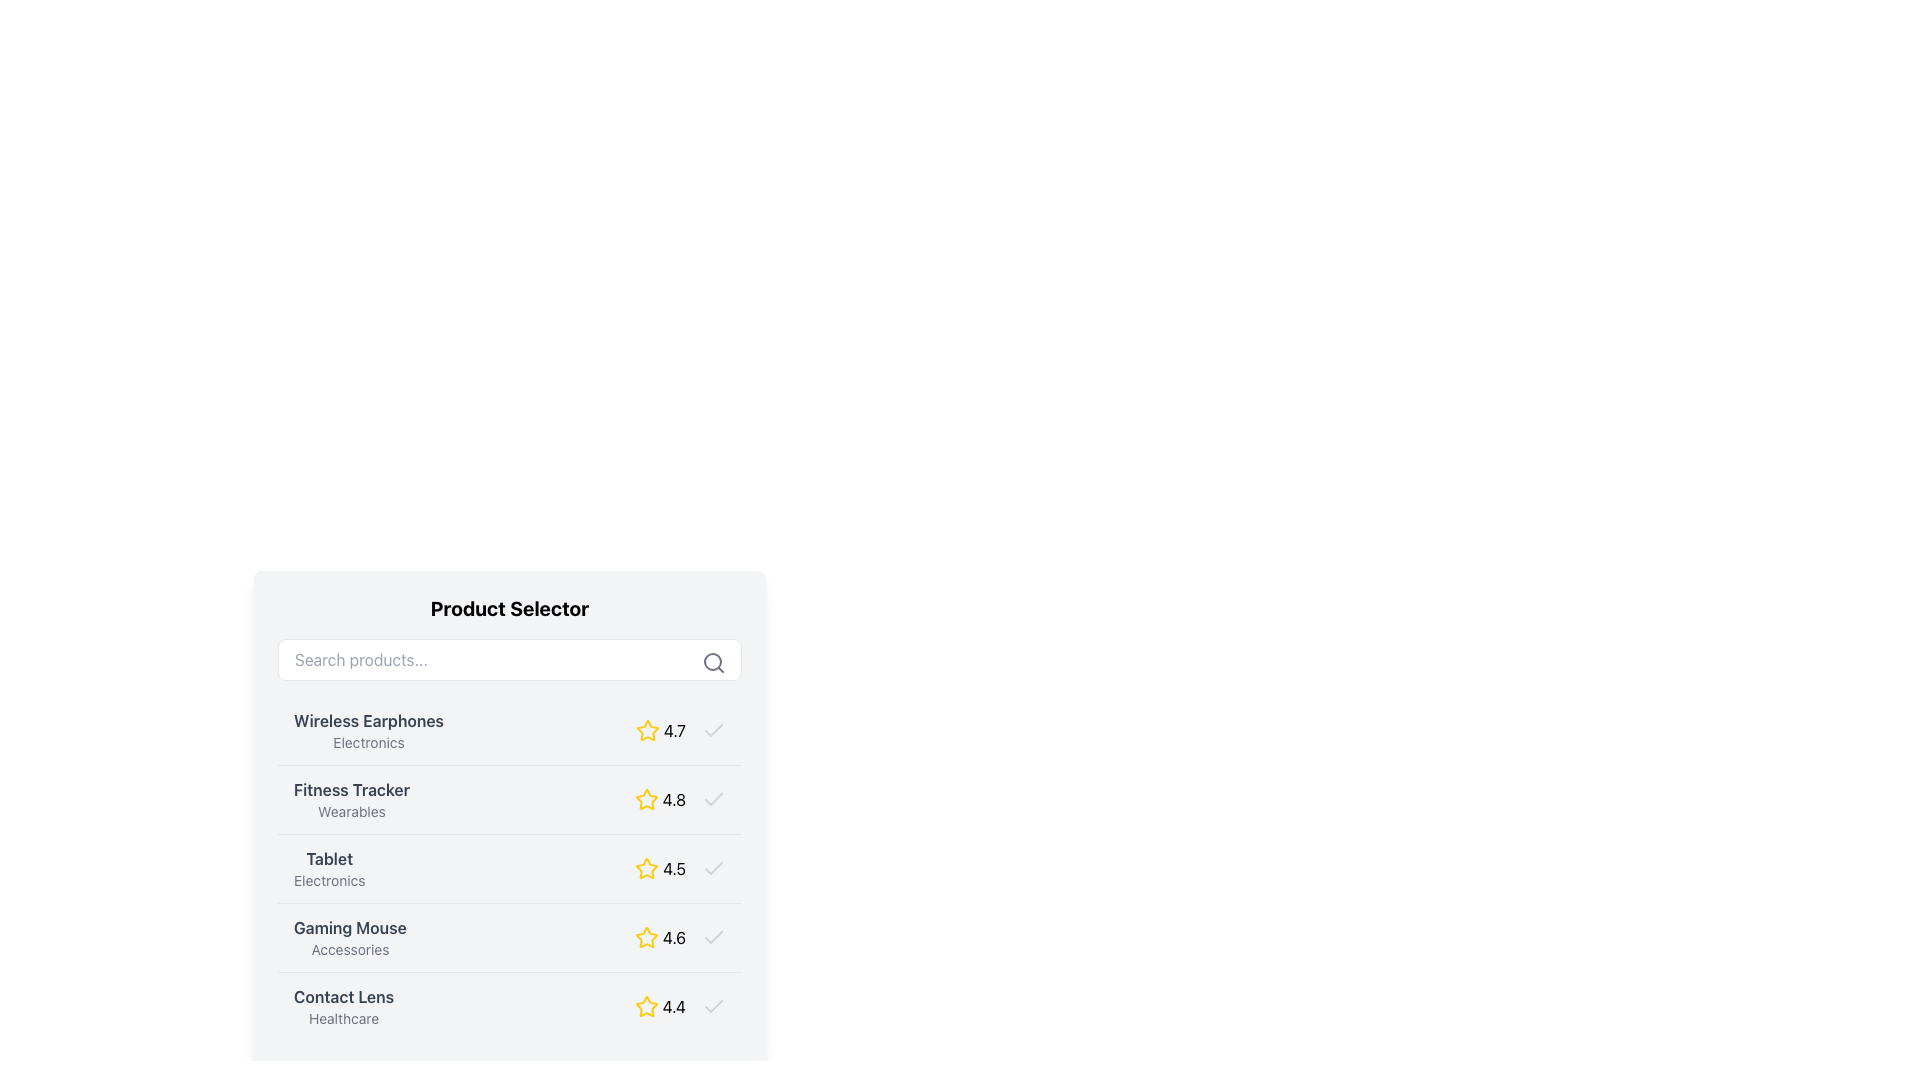  I want to click on the circular part of the magnifying glass icon in the search field, styled with a gray stroke, located in the top-right part of the 'Product Selector' section, so click(713, 662).